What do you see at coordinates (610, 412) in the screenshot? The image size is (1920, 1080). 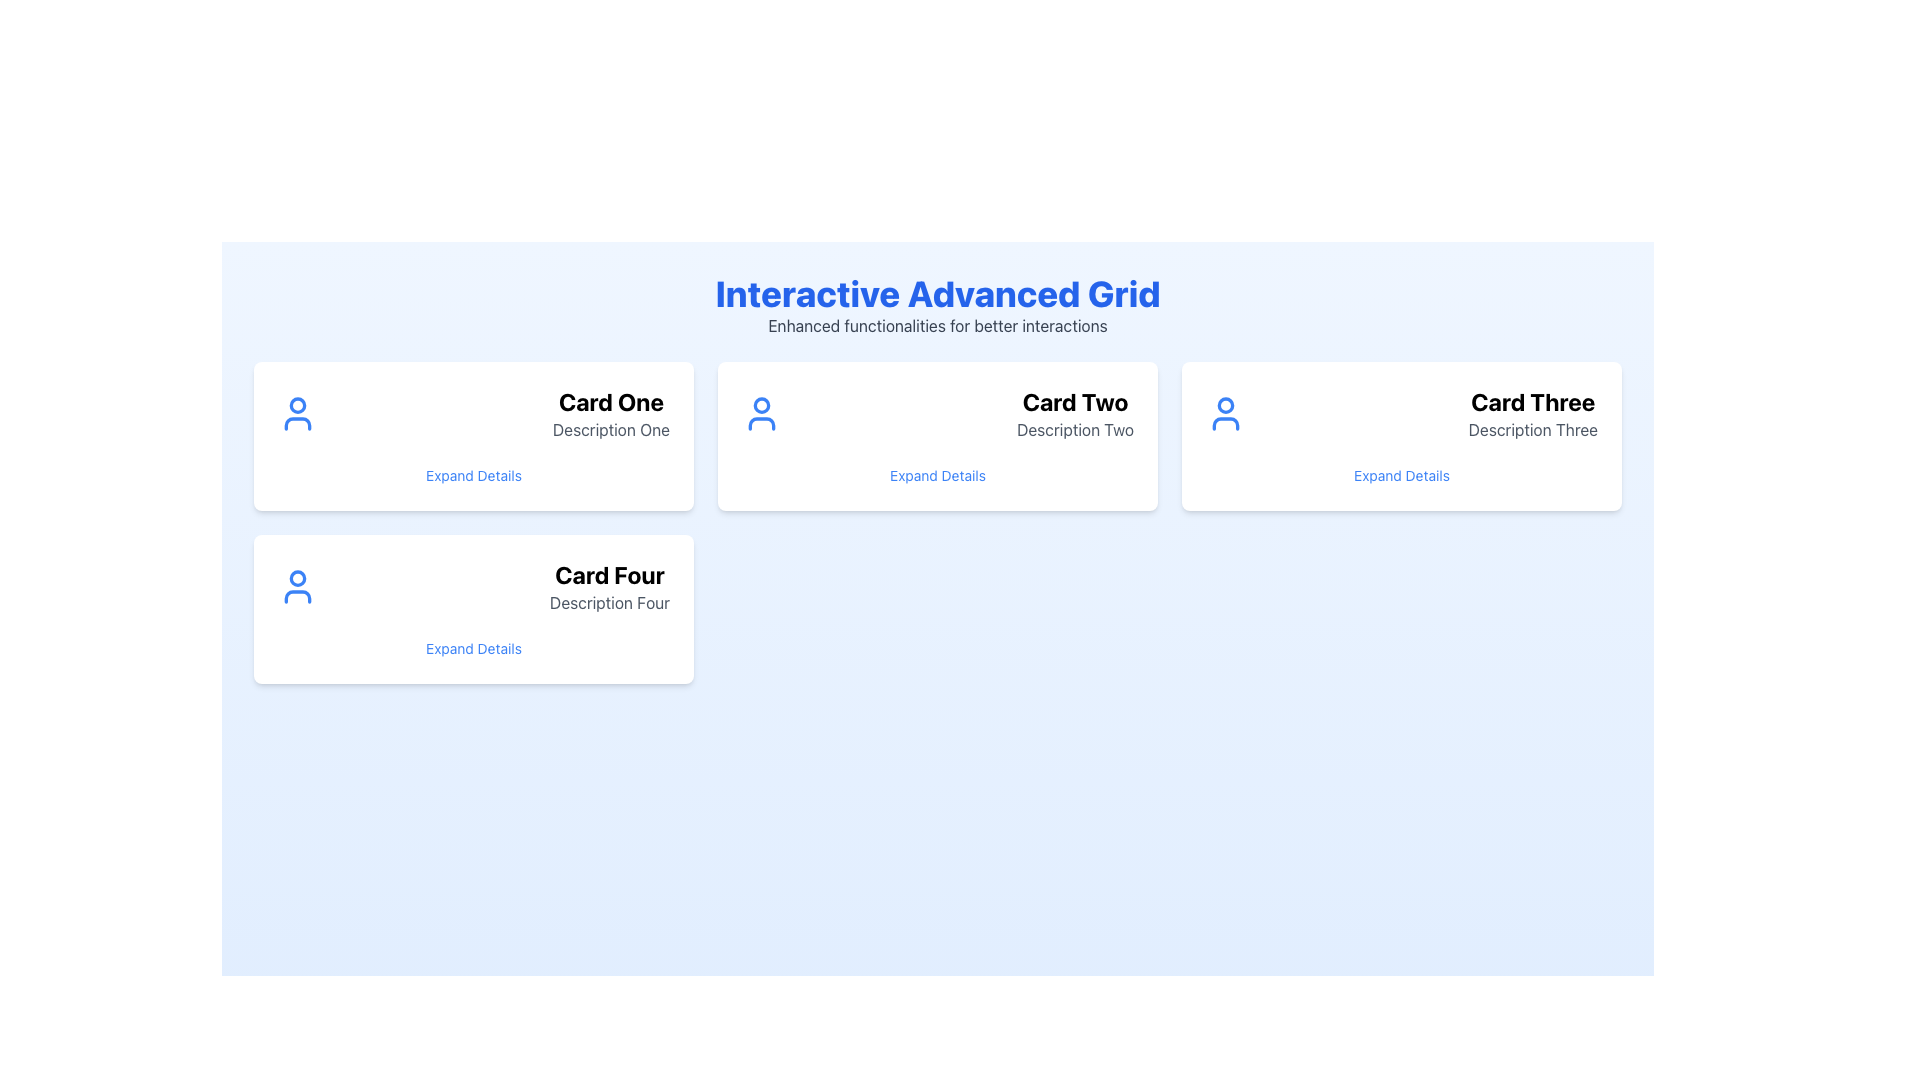 I see `text block containing 'Card One' and 'Description One' located in the top-left card of the grid layout` at bounding box center [610, 412].